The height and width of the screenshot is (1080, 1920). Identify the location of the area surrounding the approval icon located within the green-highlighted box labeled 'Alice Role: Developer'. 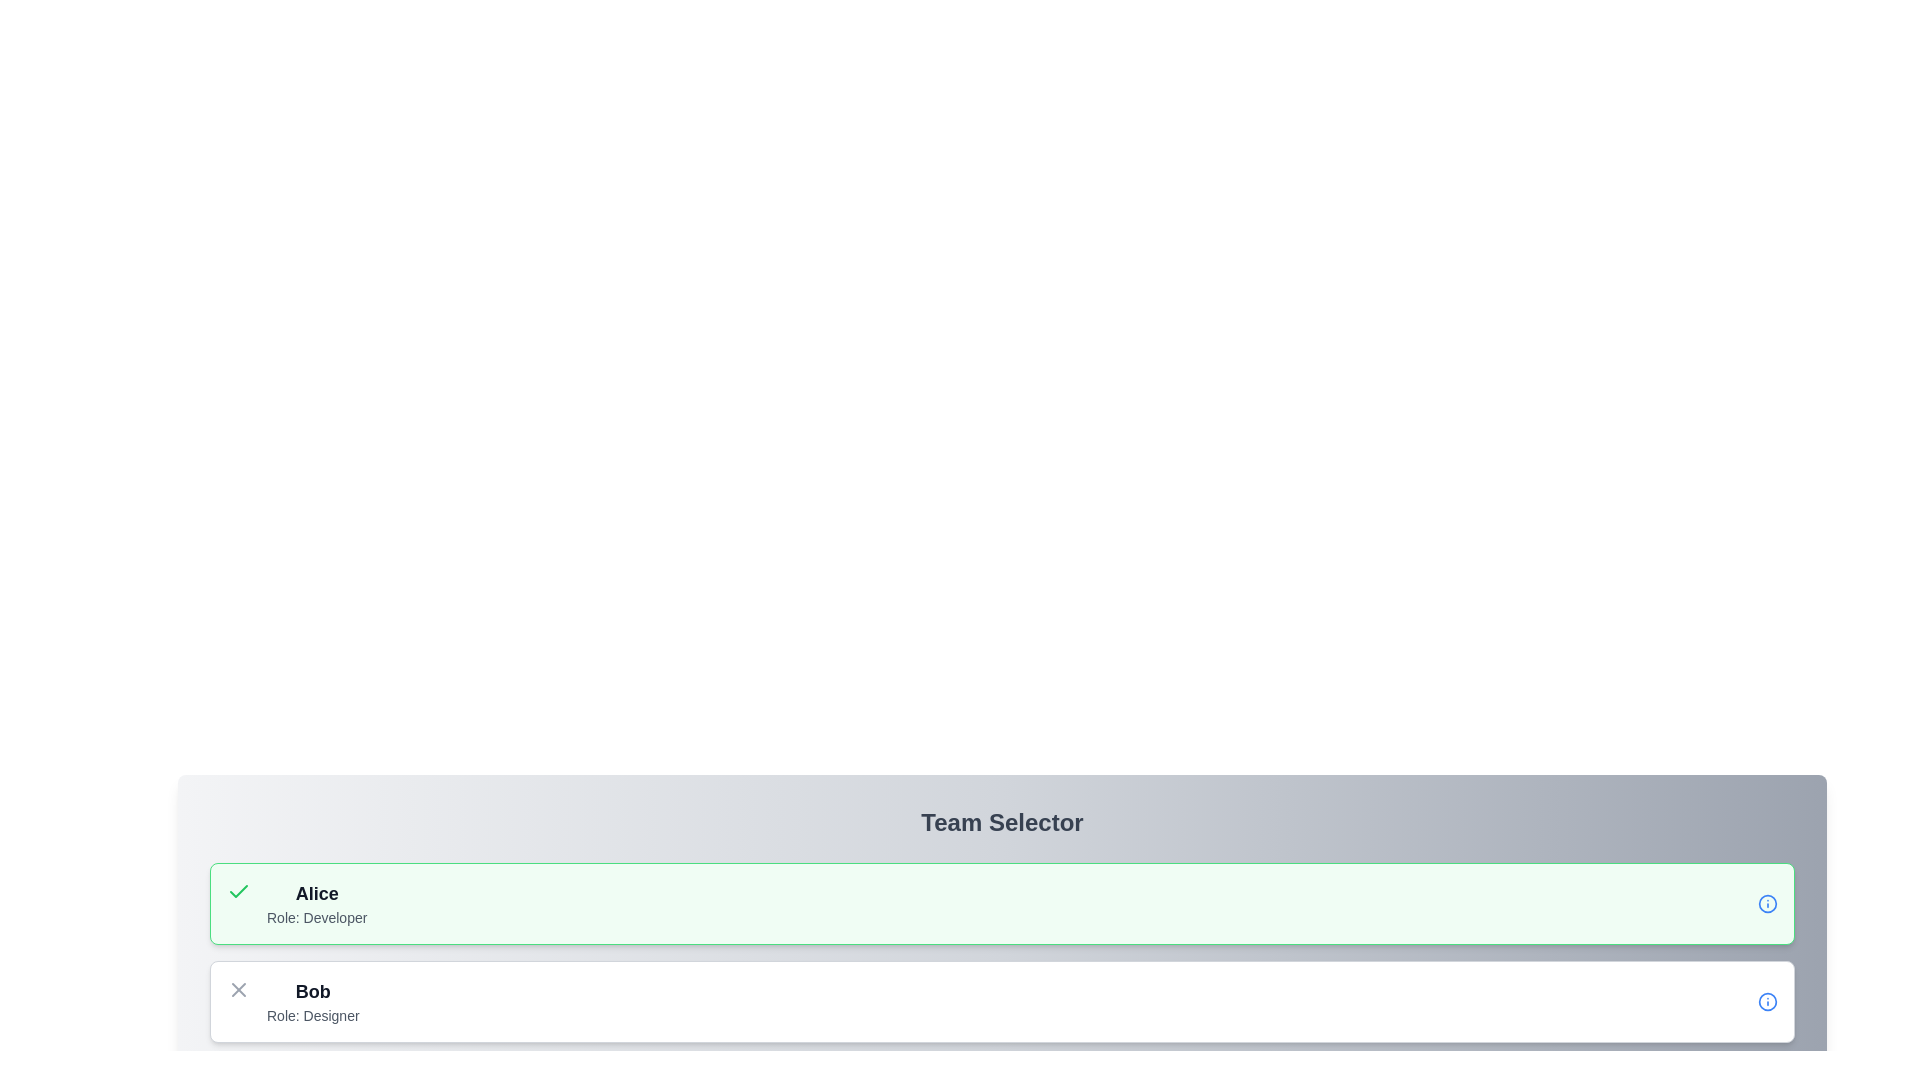
(239, 890).